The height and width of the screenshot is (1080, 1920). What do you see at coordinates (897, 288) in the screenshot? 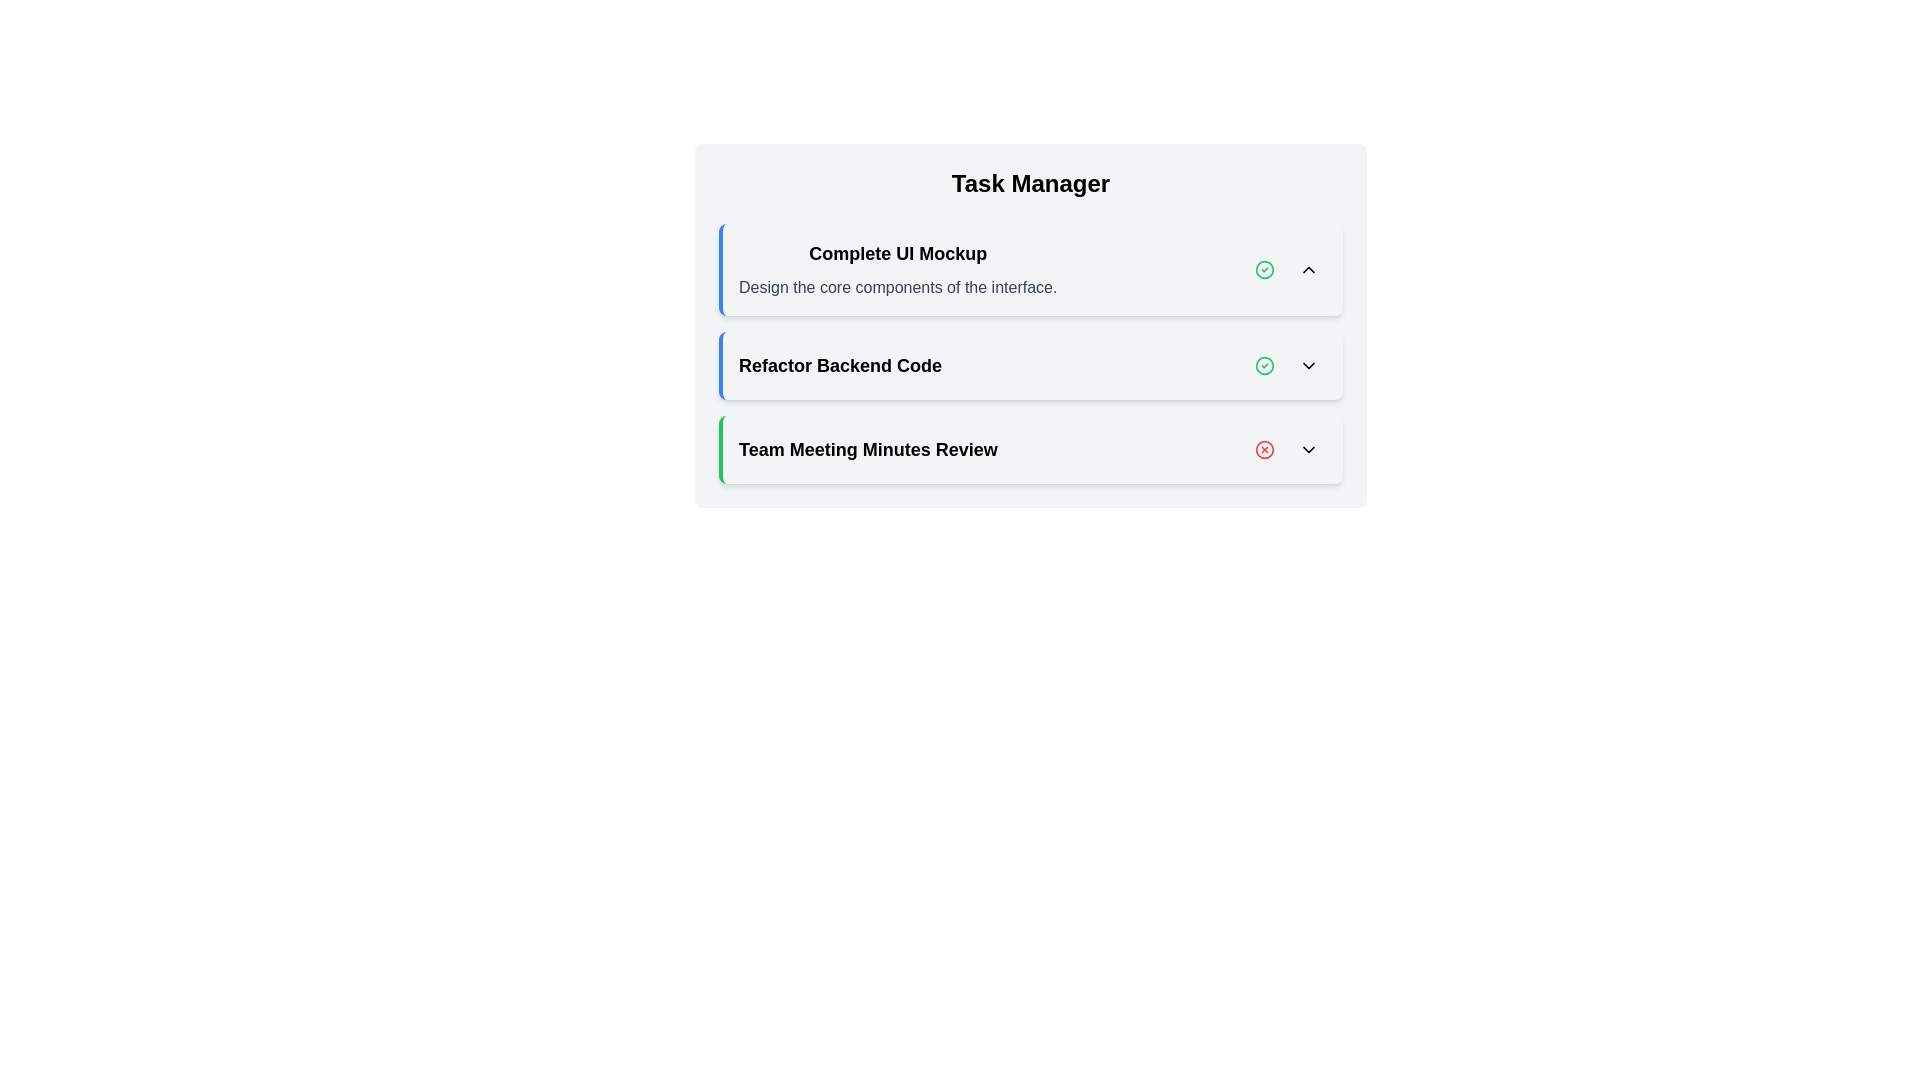
I see `text description or subtitle located directly beneath the header 'Complete UI Mockup' in the top section of the interface` at bounding box center [897, 288].